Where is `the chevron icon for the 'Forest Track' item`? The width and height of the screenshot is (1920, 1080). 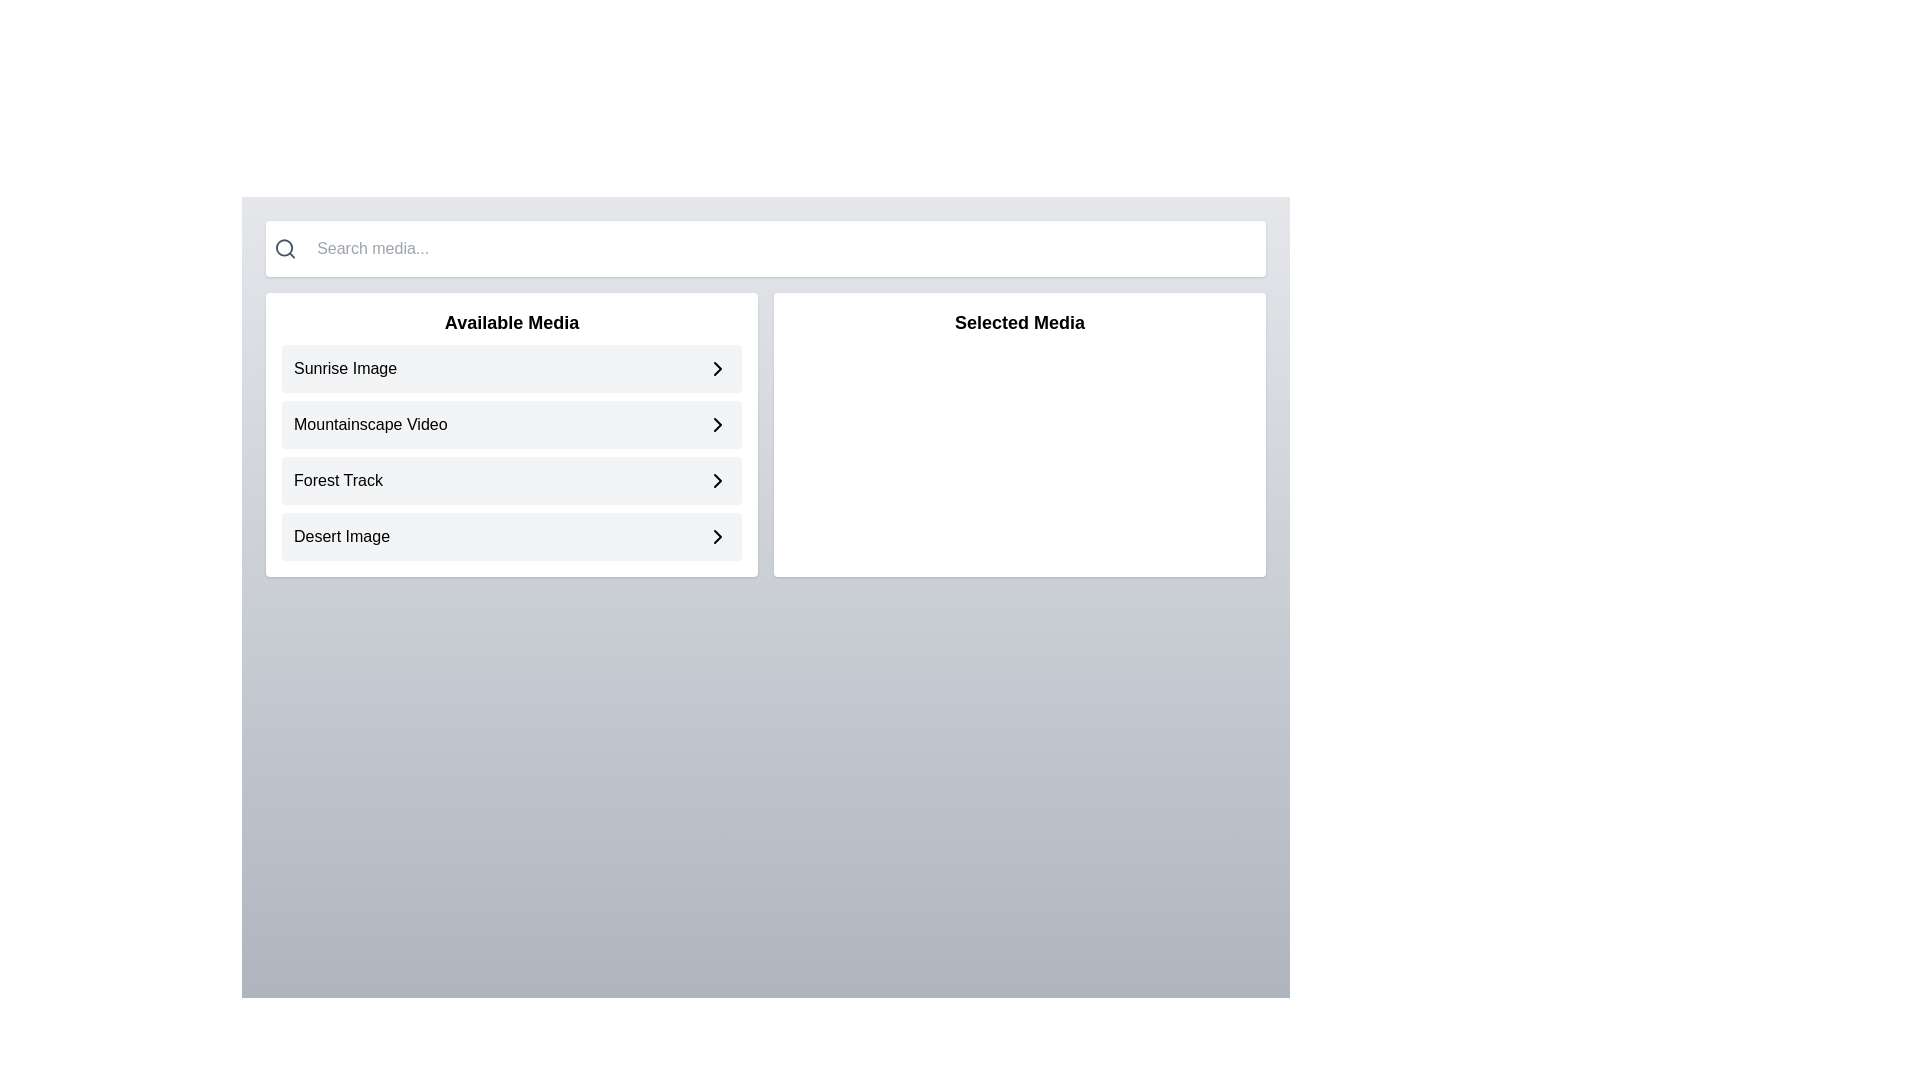 the chevron icon for the 'Forest Track' item is located at coordinates (718, 481).